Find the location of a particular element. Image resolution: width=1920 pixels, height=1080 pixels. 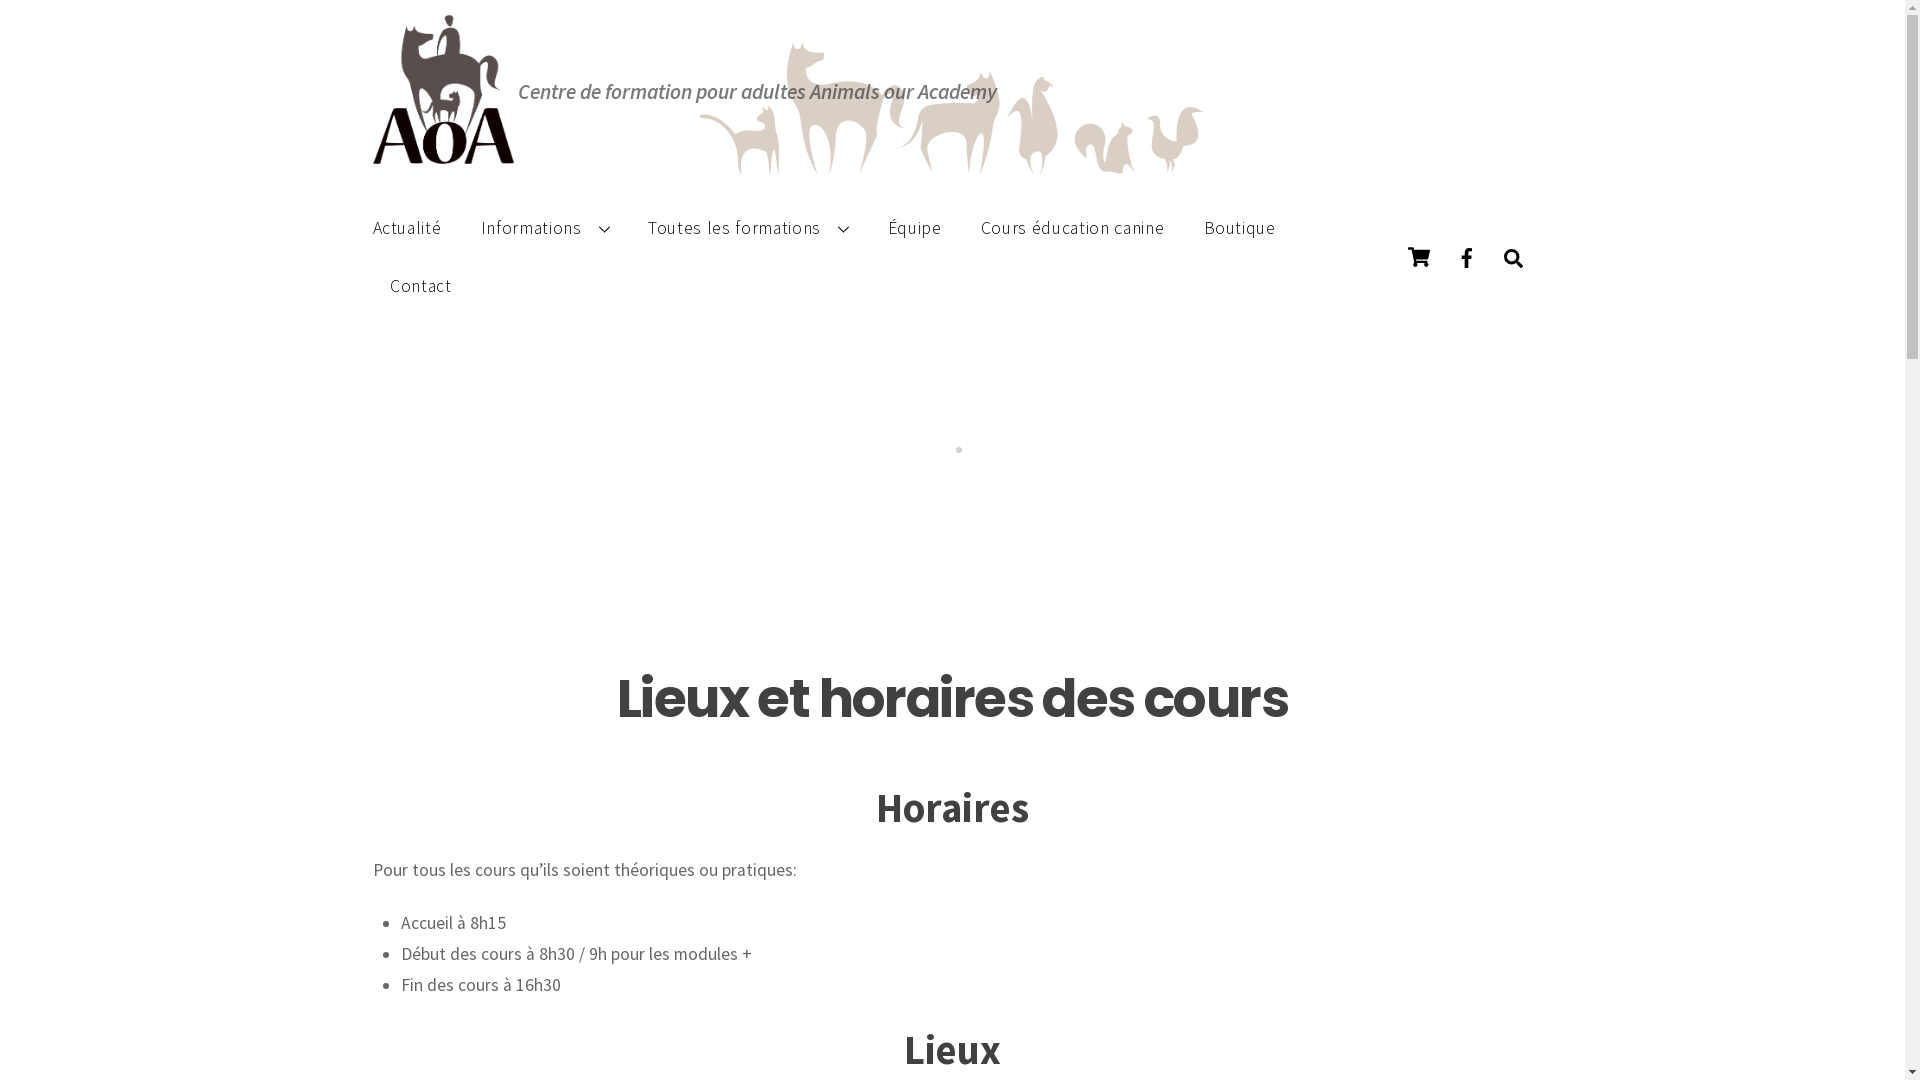

'Boutique' is located at coordinates (1238, 227).